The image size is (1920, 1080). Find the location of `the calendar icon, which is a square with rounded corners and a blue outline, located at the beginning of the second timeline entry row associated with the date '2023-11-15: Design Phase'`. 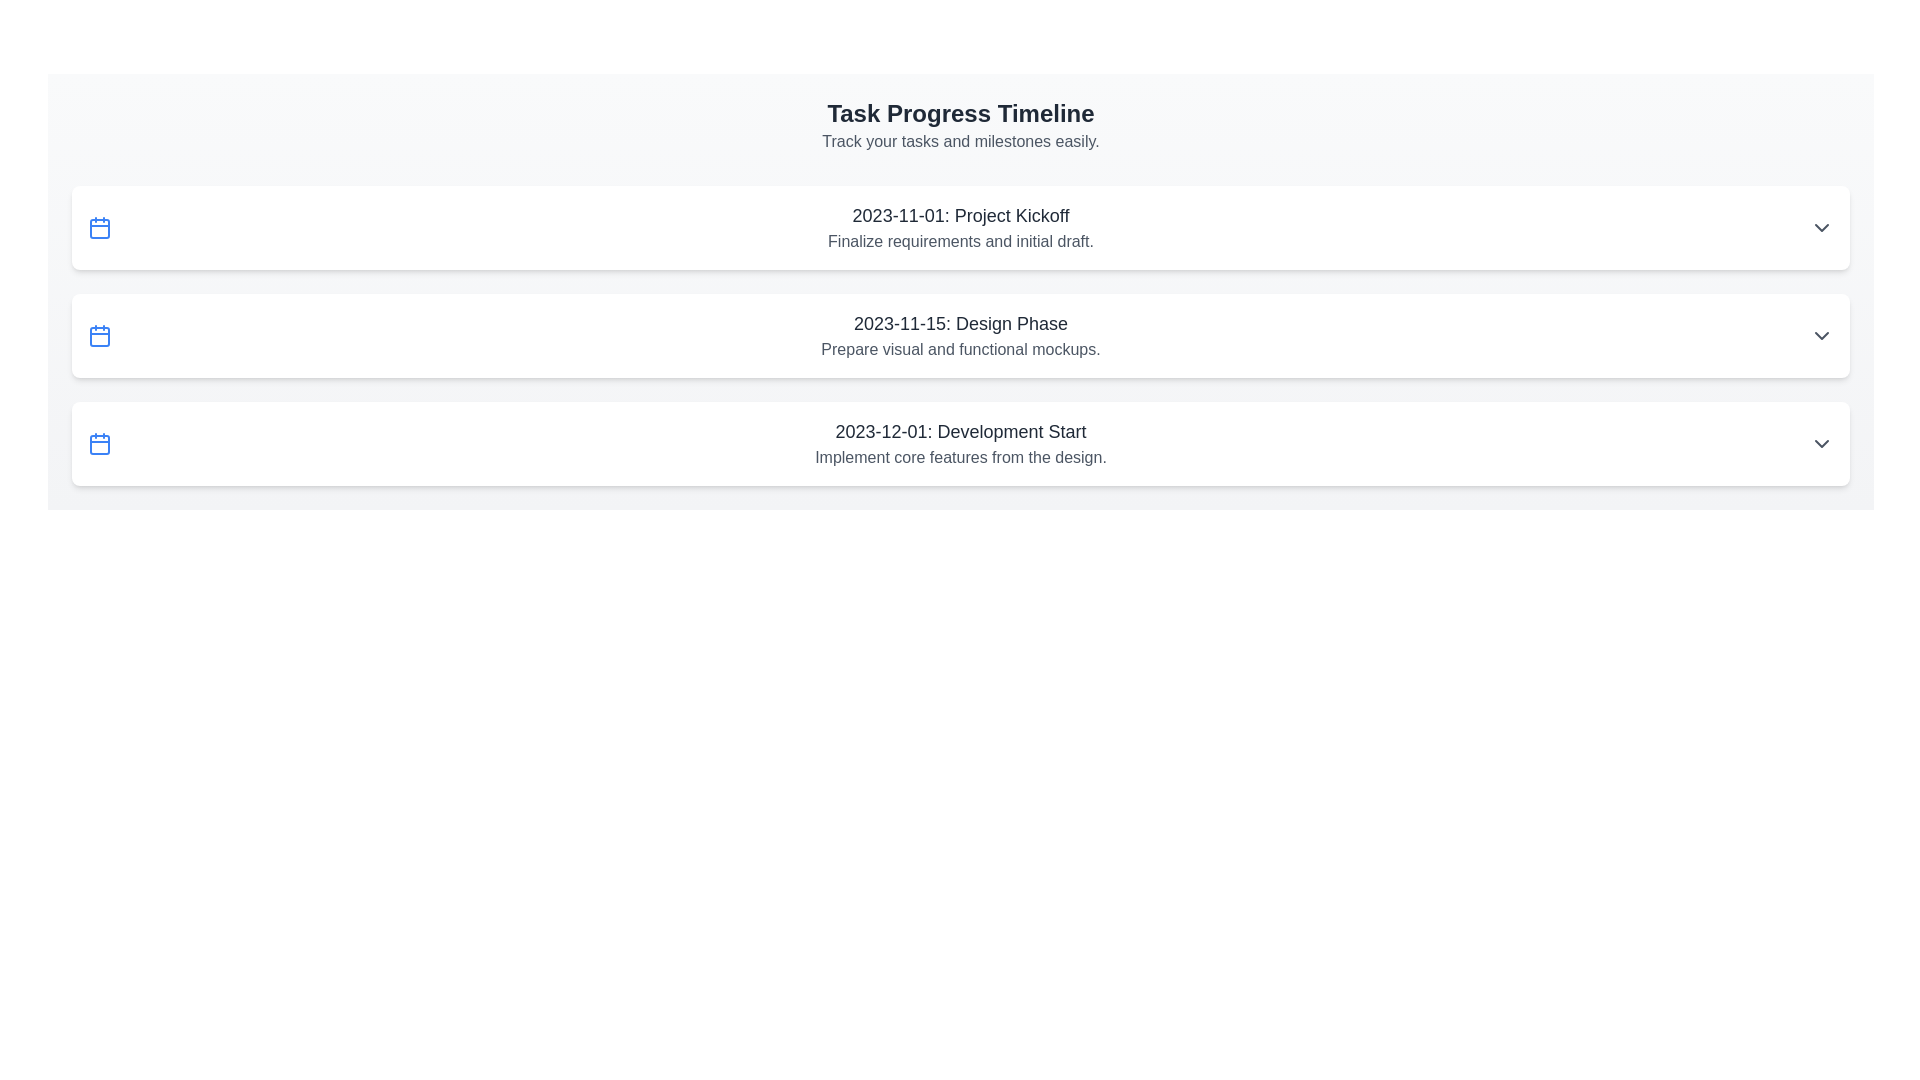

the calendar icon, which is a square with rounded corners and a blue outline, located at the beginning of the second timeline entry row associated with the date '2023-11-15: Design Phase' is located at coordinates (99, 334).